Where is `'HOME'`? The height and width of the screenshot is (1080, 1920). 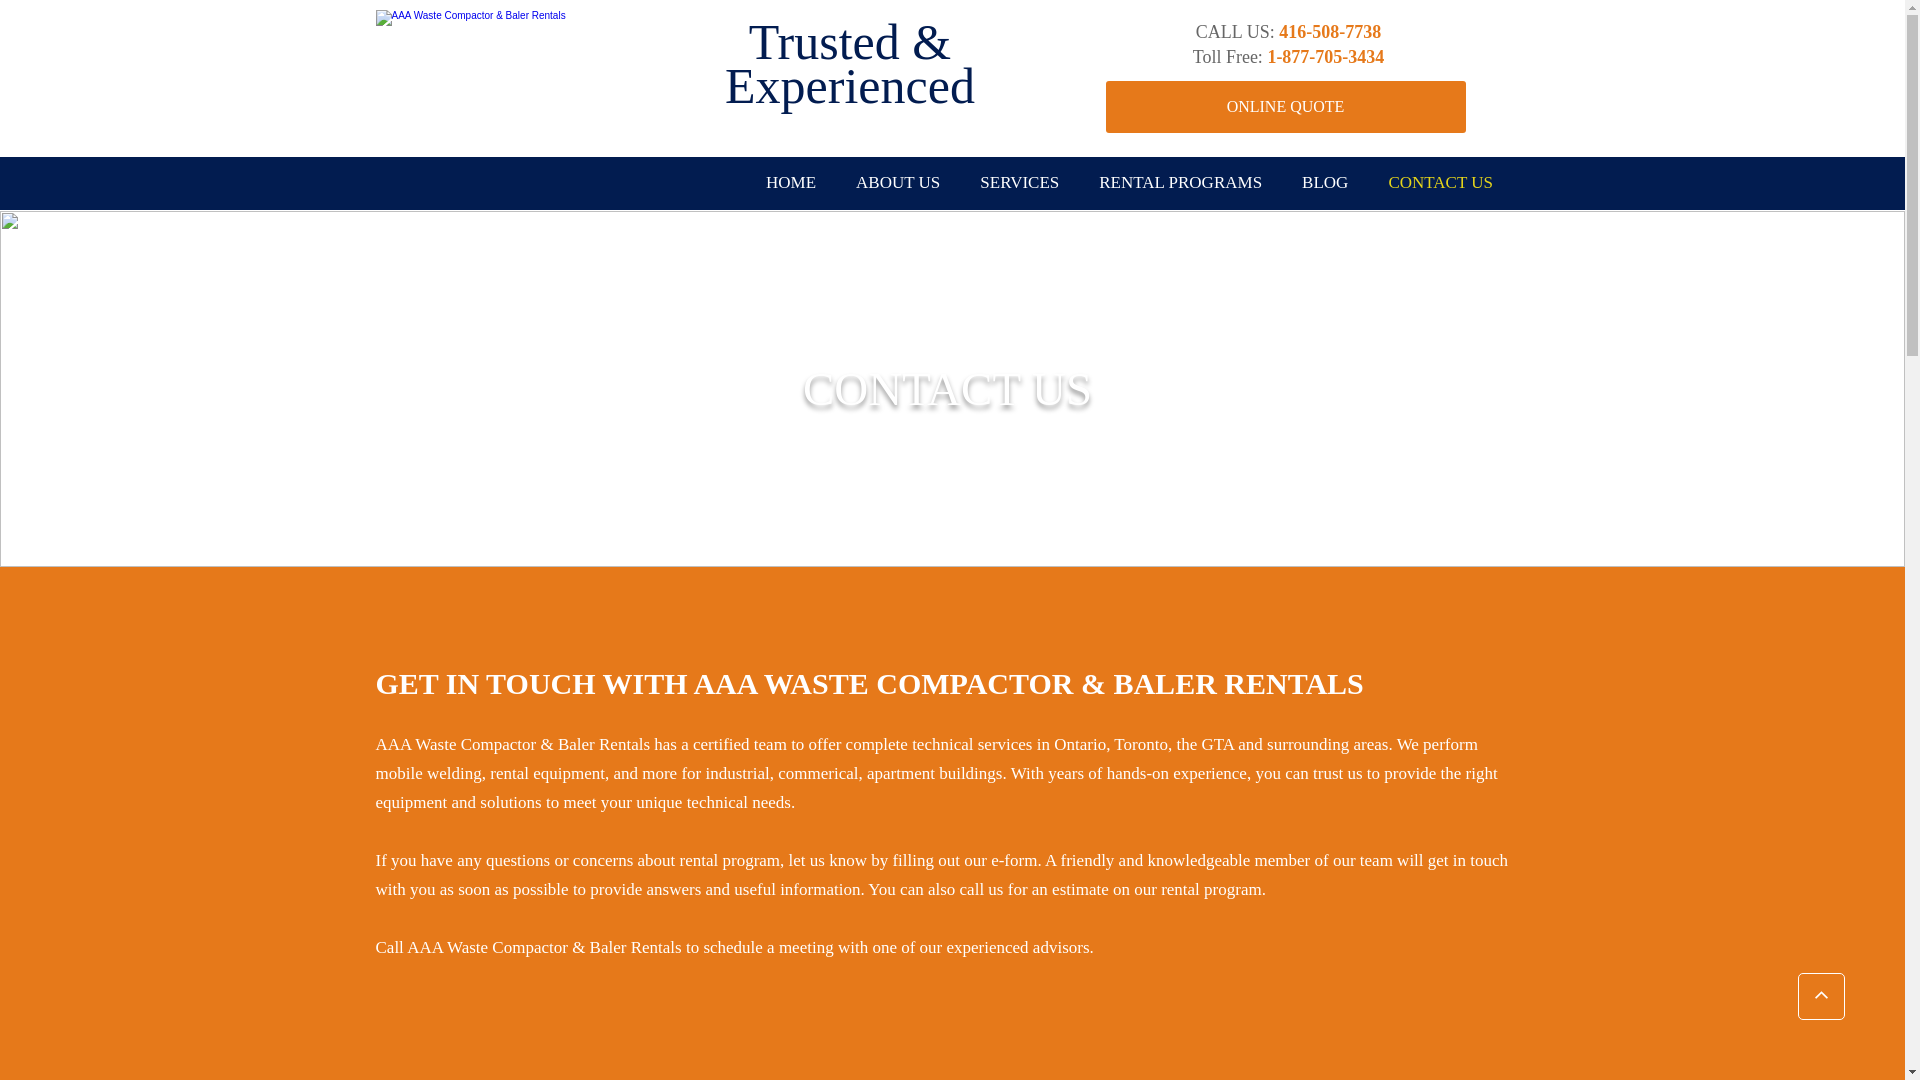
'HOME' is located at coordinates (790, 183).